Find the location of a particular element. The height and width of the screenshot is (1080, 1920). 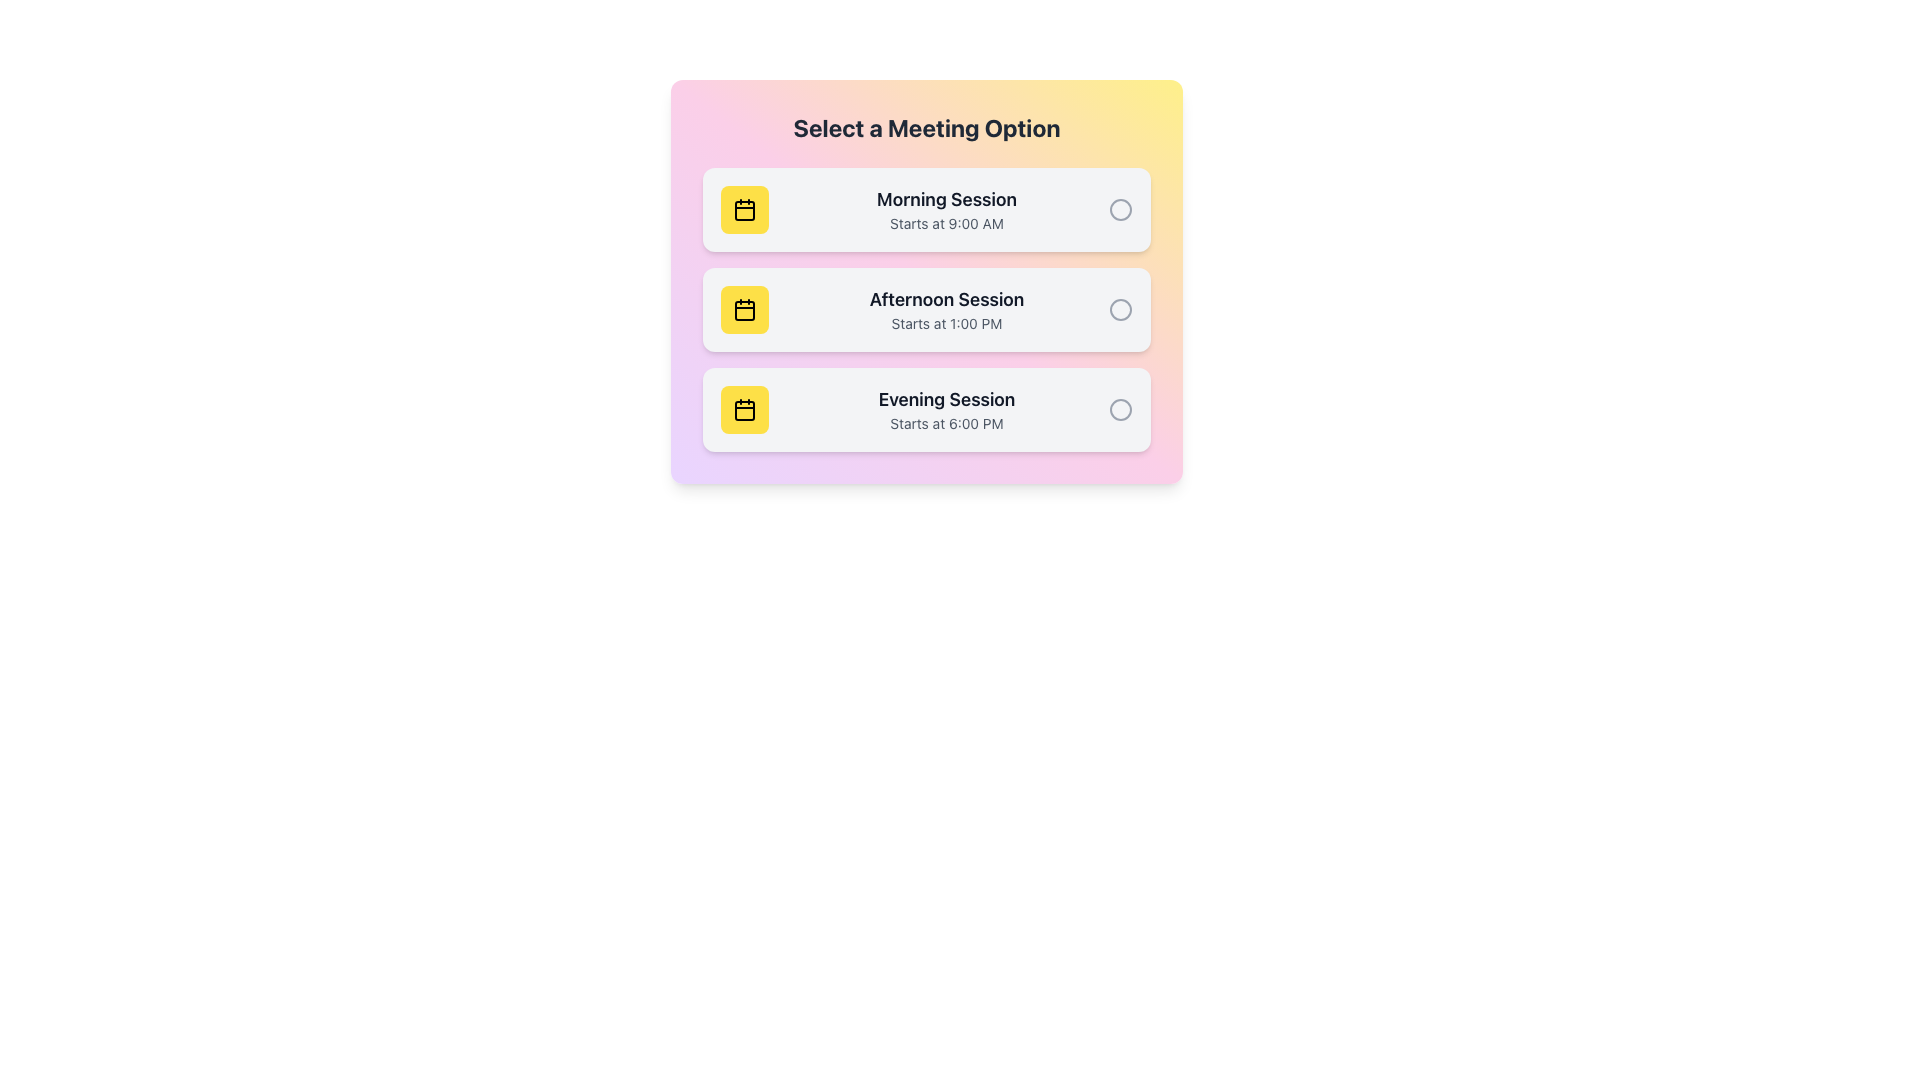

the 'Morning Session' radio button located at the far right of the first row in the option cards is located at coordinates (1121, 209).